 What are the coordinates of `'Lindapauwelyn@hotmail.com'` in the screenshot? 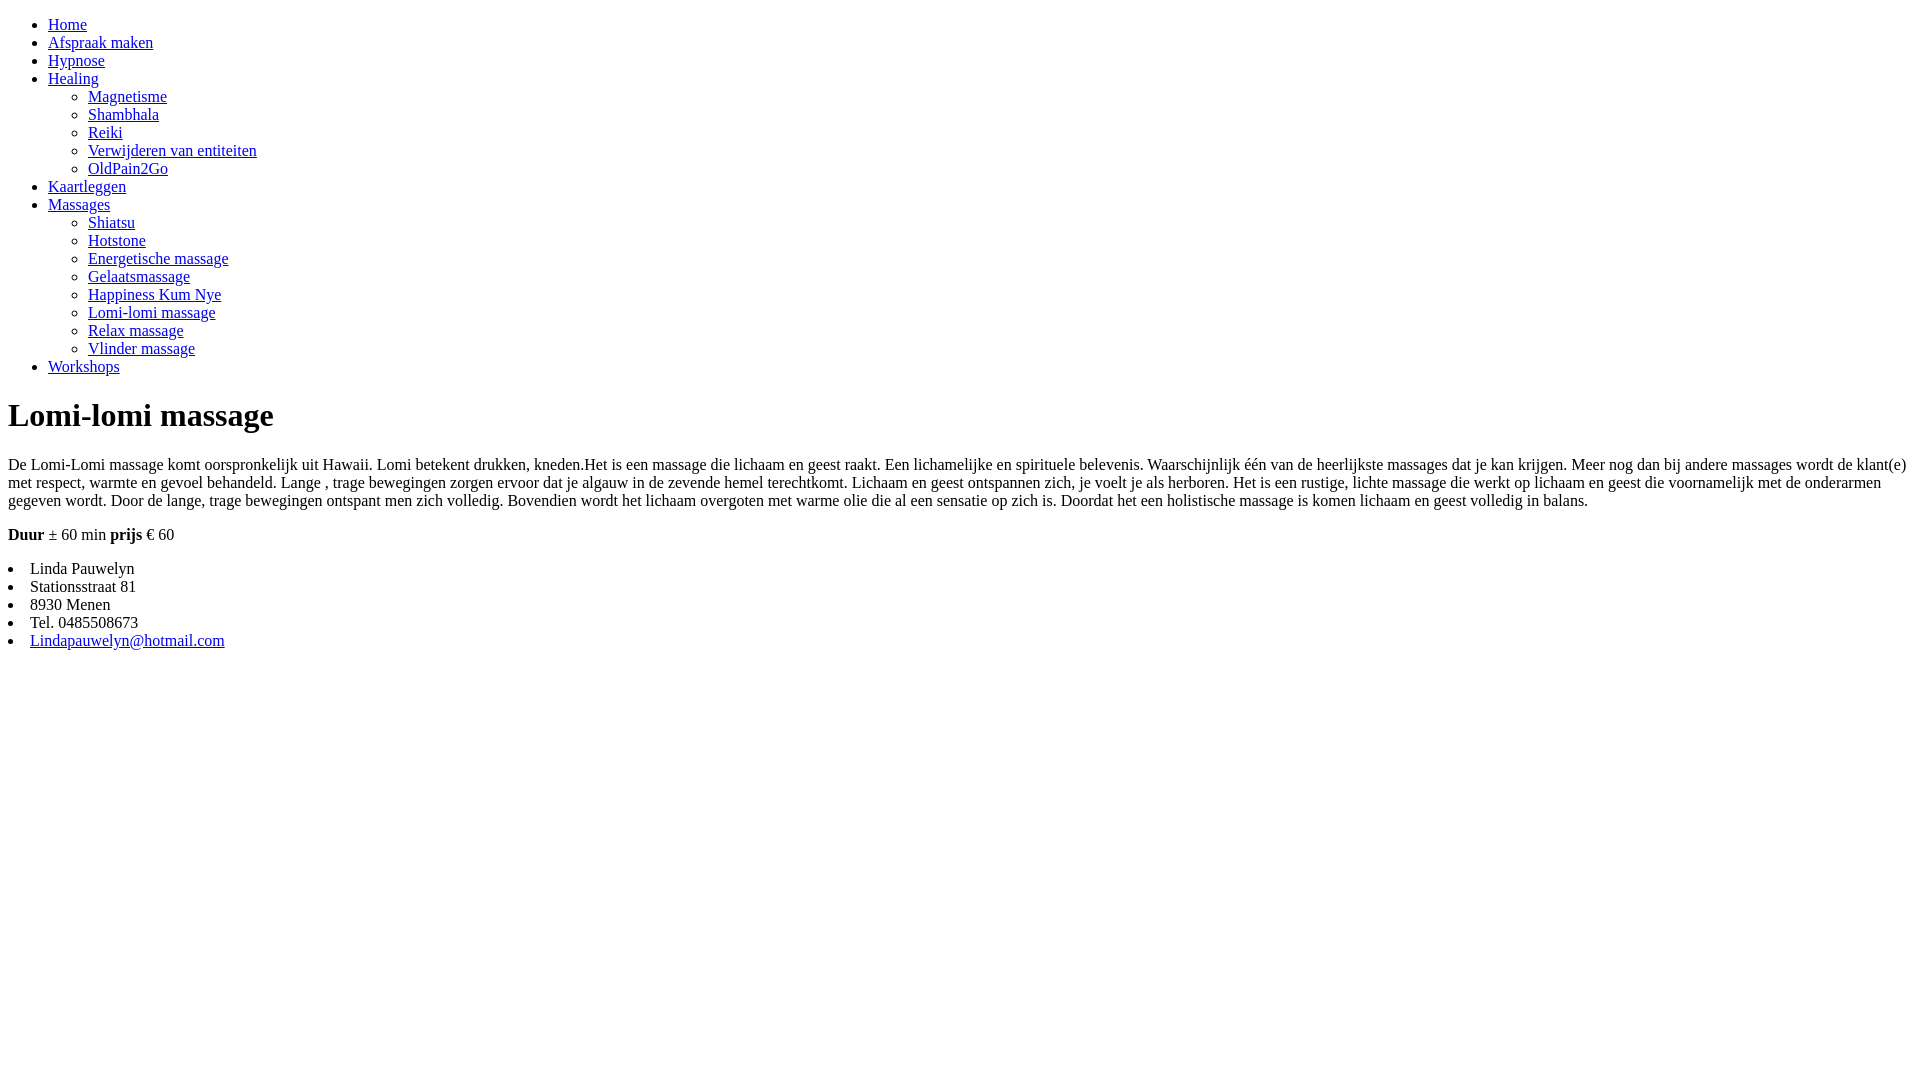 It's located at (126, 640).